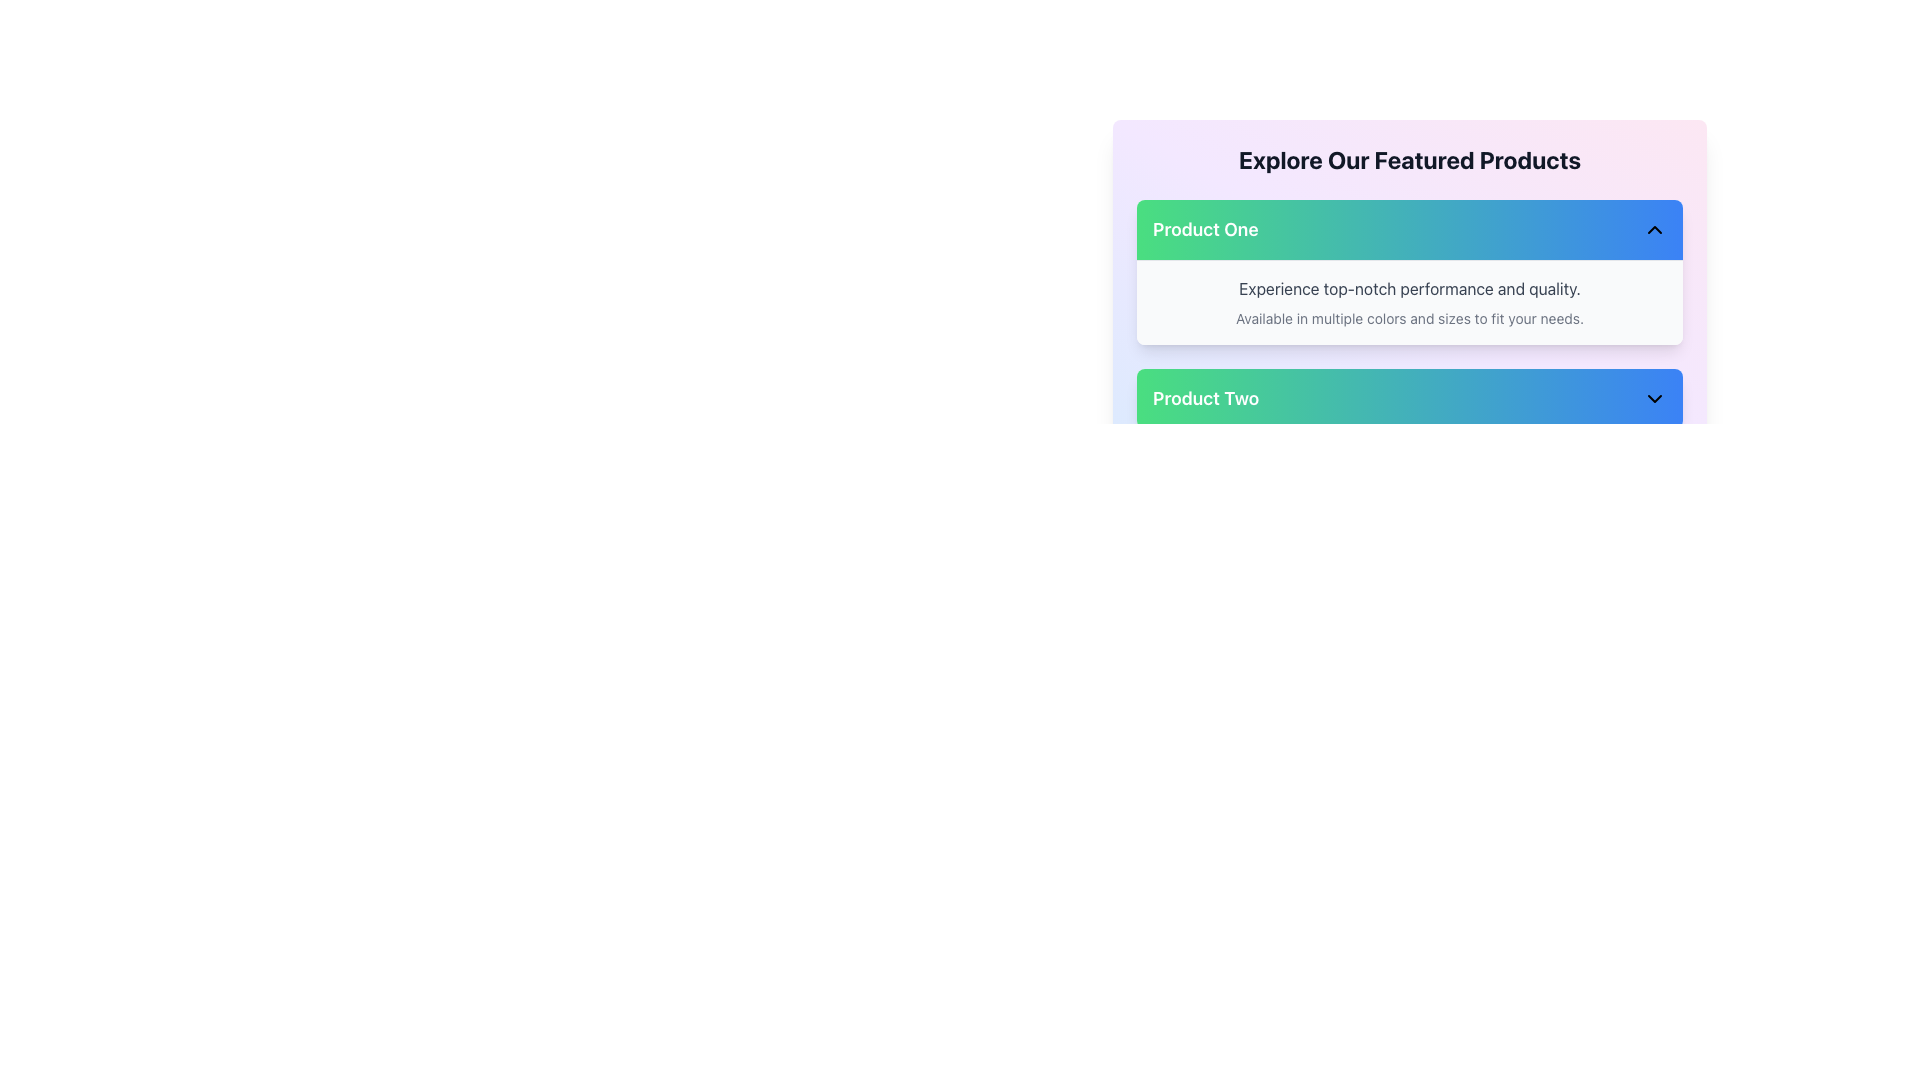 The height and width of the screenshot is (1080, 1920). What do you see at coordinates (1655, 229) in the screenshot?
I see `the upward-pointing chevron icon located at the far right of the 'Product One' header` at bounding box center [1655, 229].